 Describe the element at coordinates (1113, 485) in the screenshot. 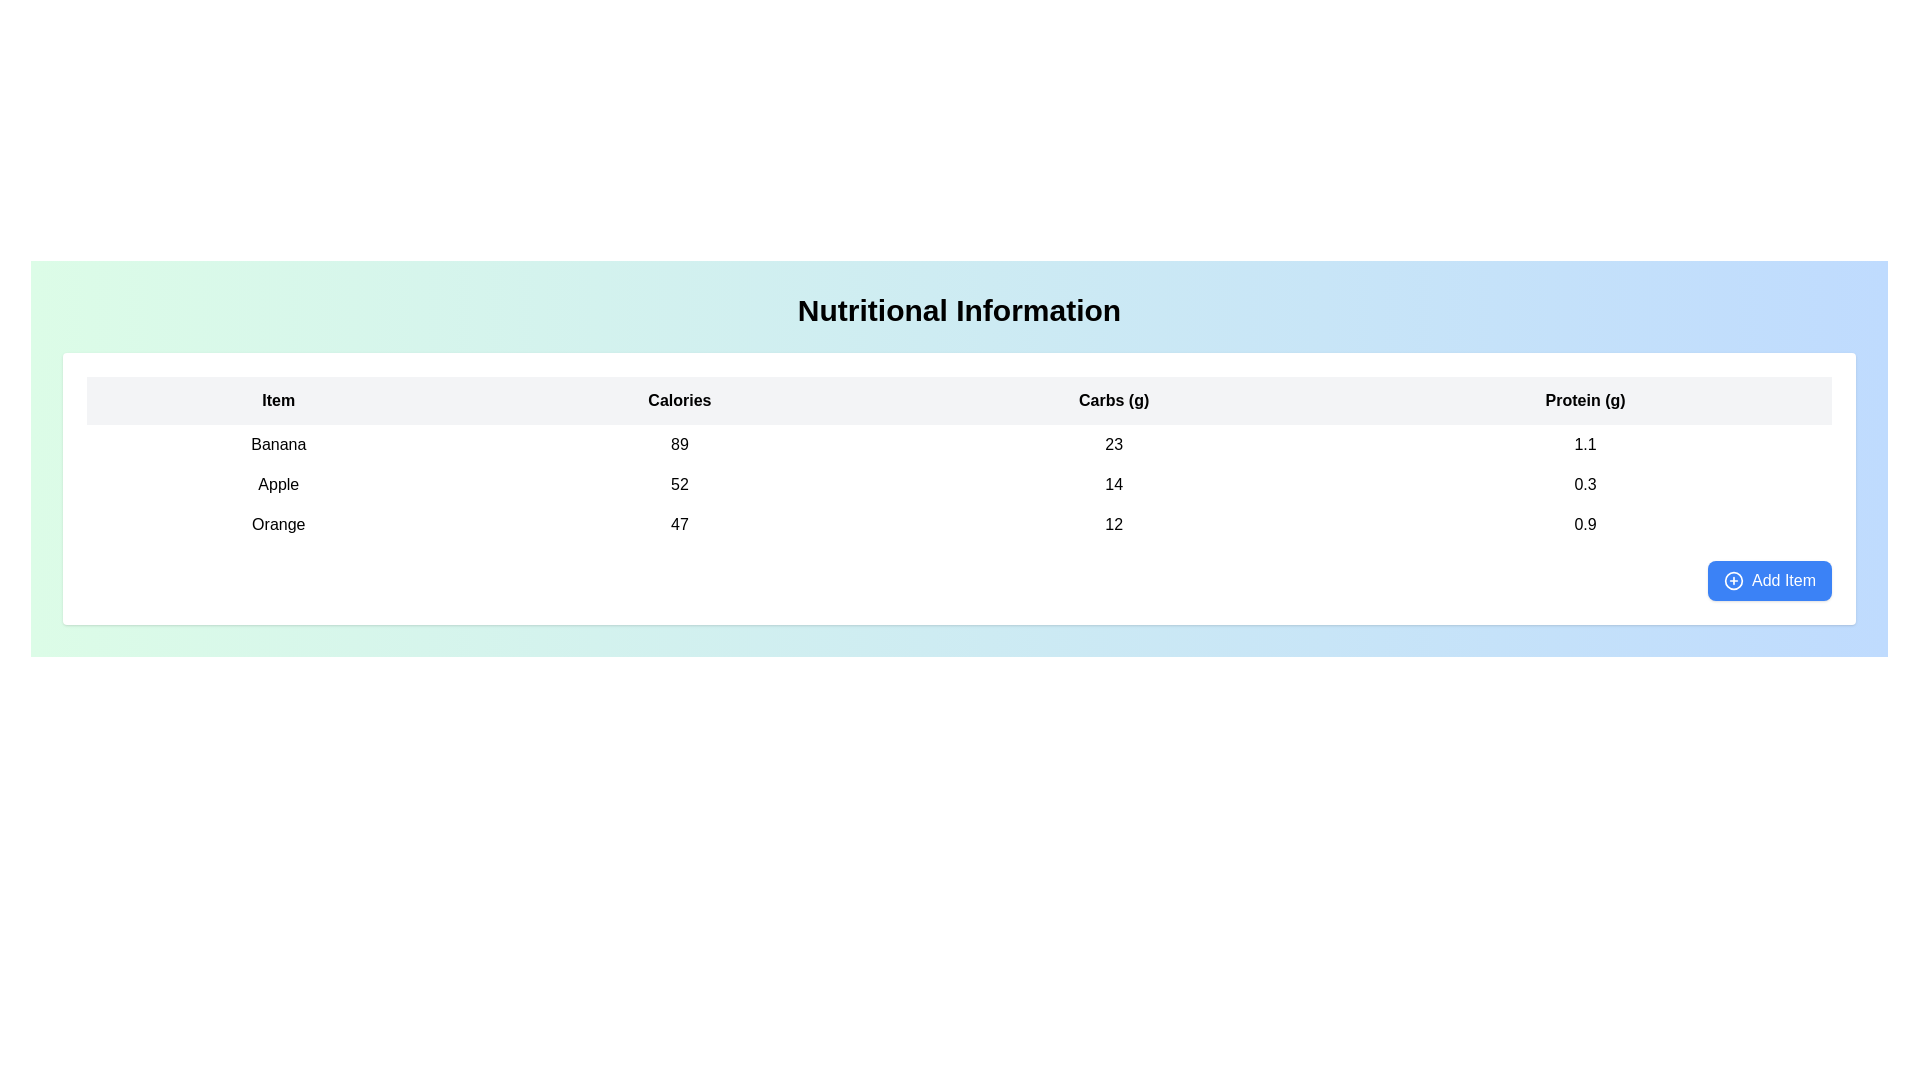

I see `the numerical text label '14' in the 'Carbs (g)' column for the 'Apple' row, which is styled in black font against a white background` at that location.